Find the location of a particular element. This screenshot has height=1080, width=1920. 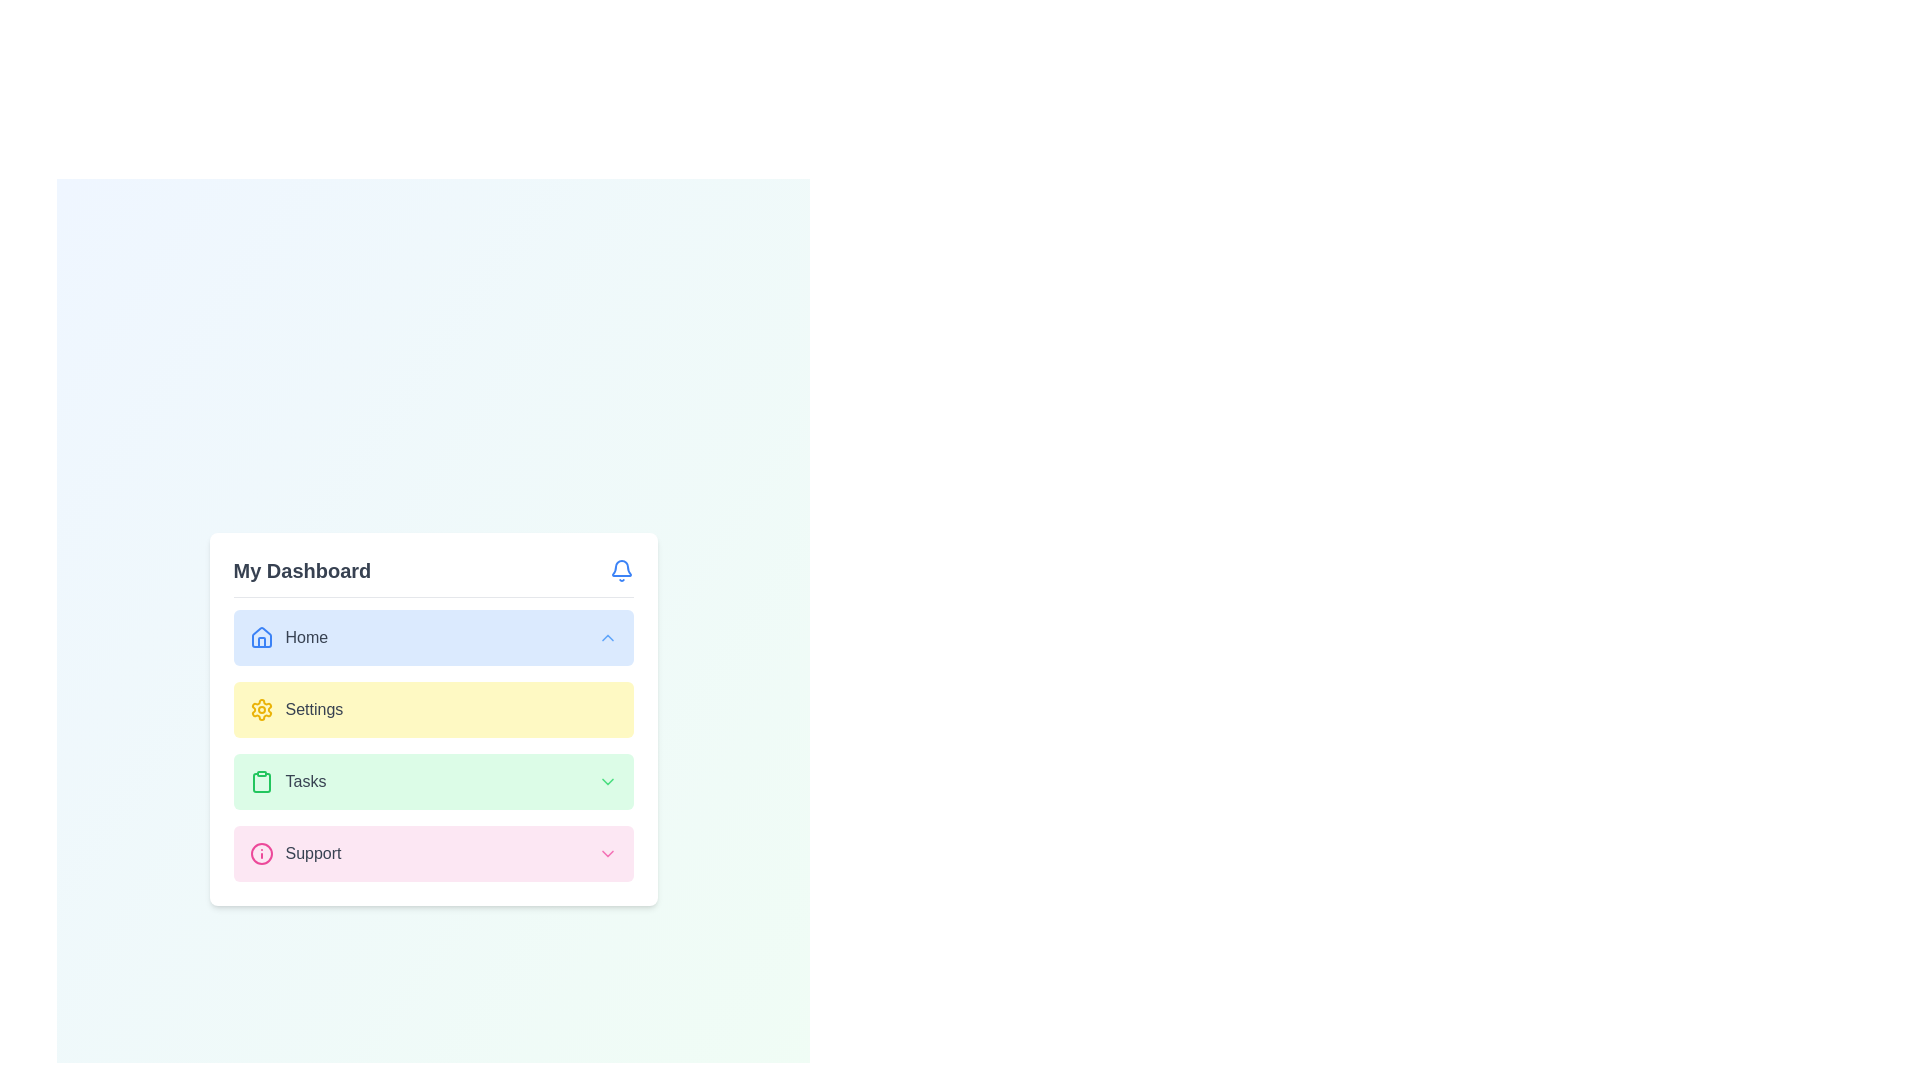

the green clipboard icon located to the left of the 'Tasks' text is located at coordinates (260, 780).